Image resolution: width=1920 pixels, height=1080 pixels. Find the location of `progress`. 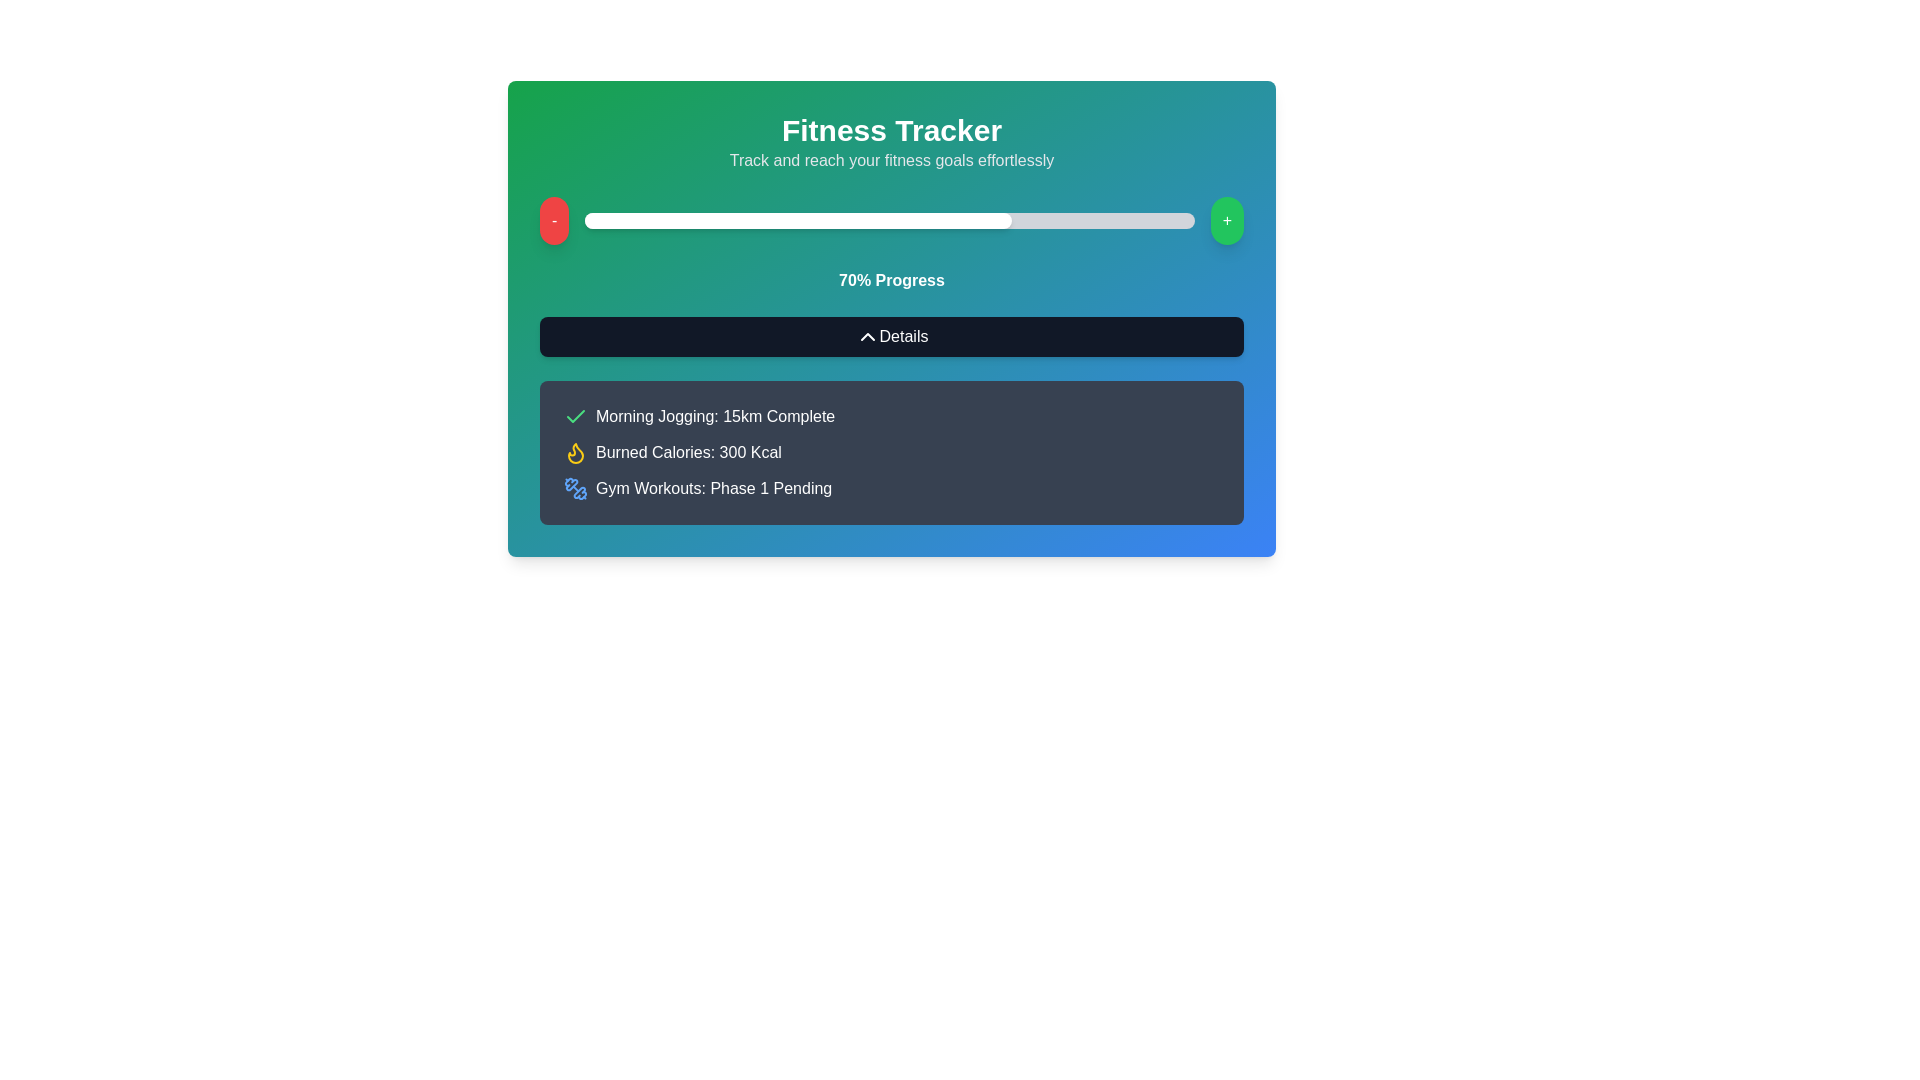

progress is located at coordinates (888, 220).